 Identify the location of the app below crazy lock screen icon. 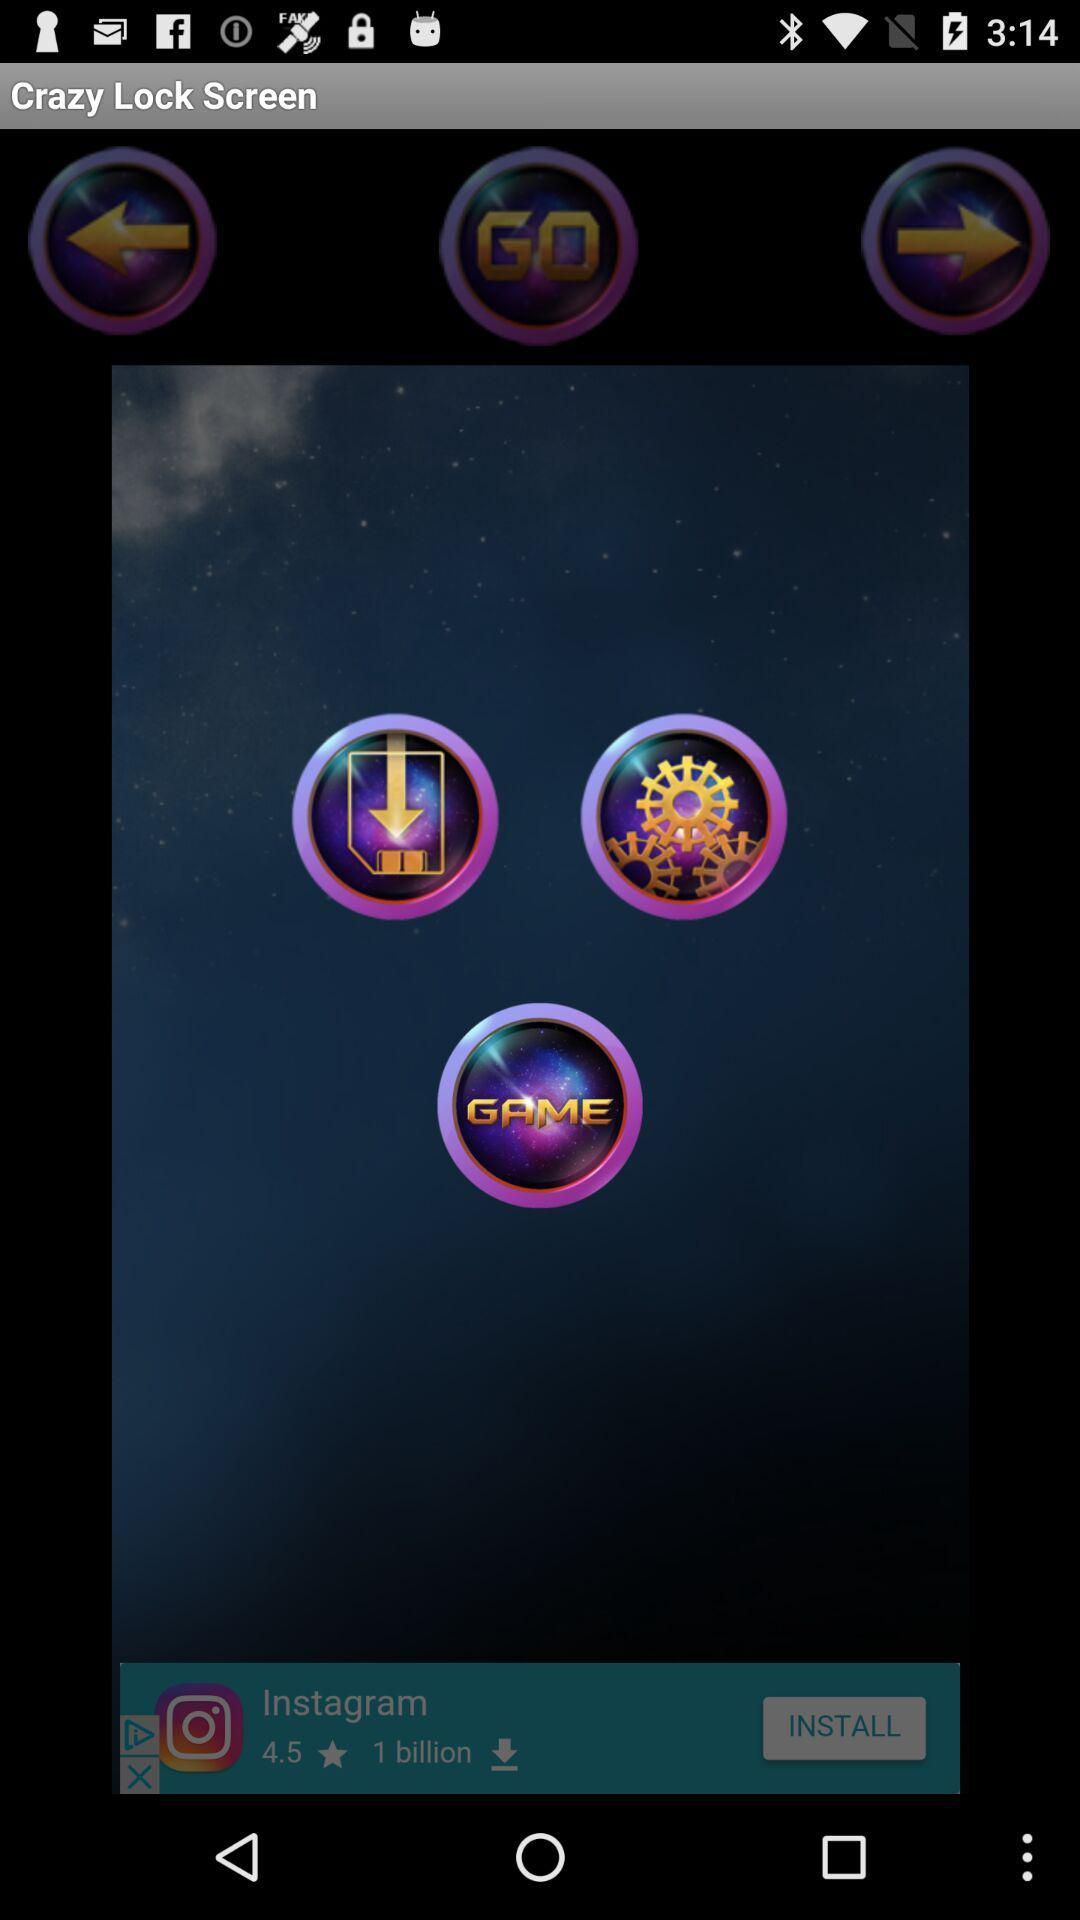
(682, 816).